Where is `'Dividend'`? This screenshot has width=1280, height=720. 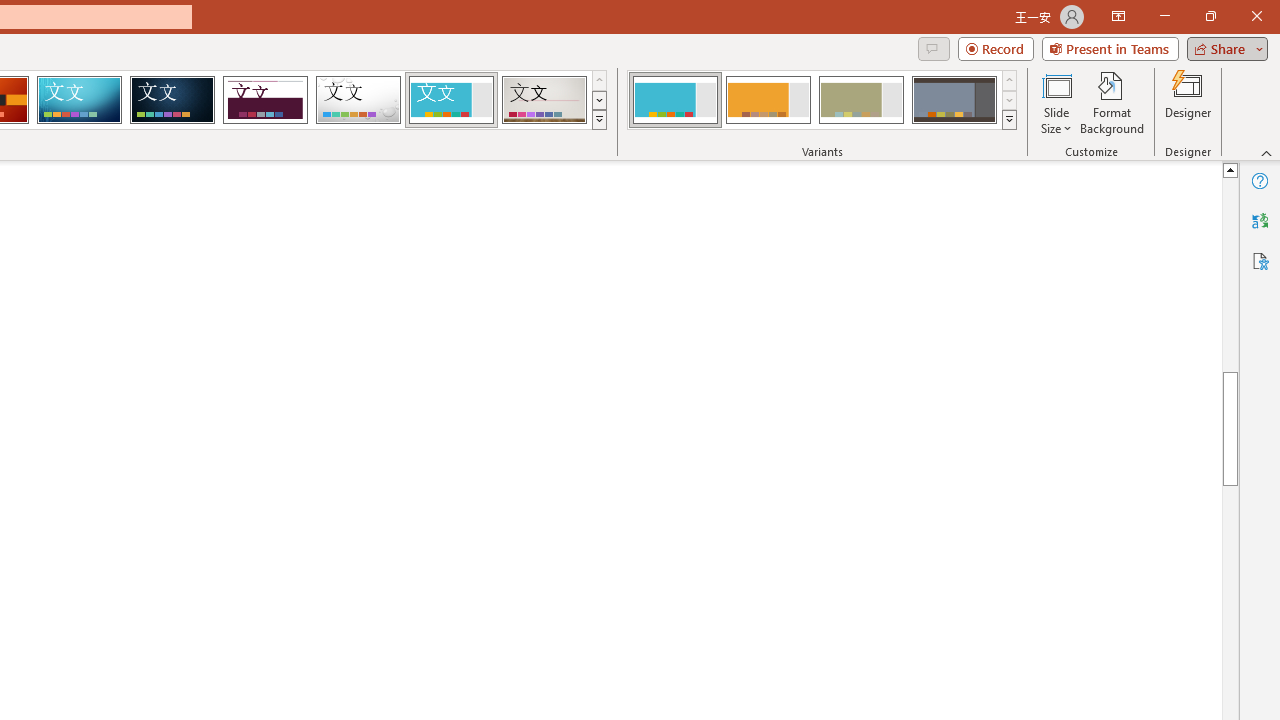 'Dividend' is located at coordinates (264, 100).